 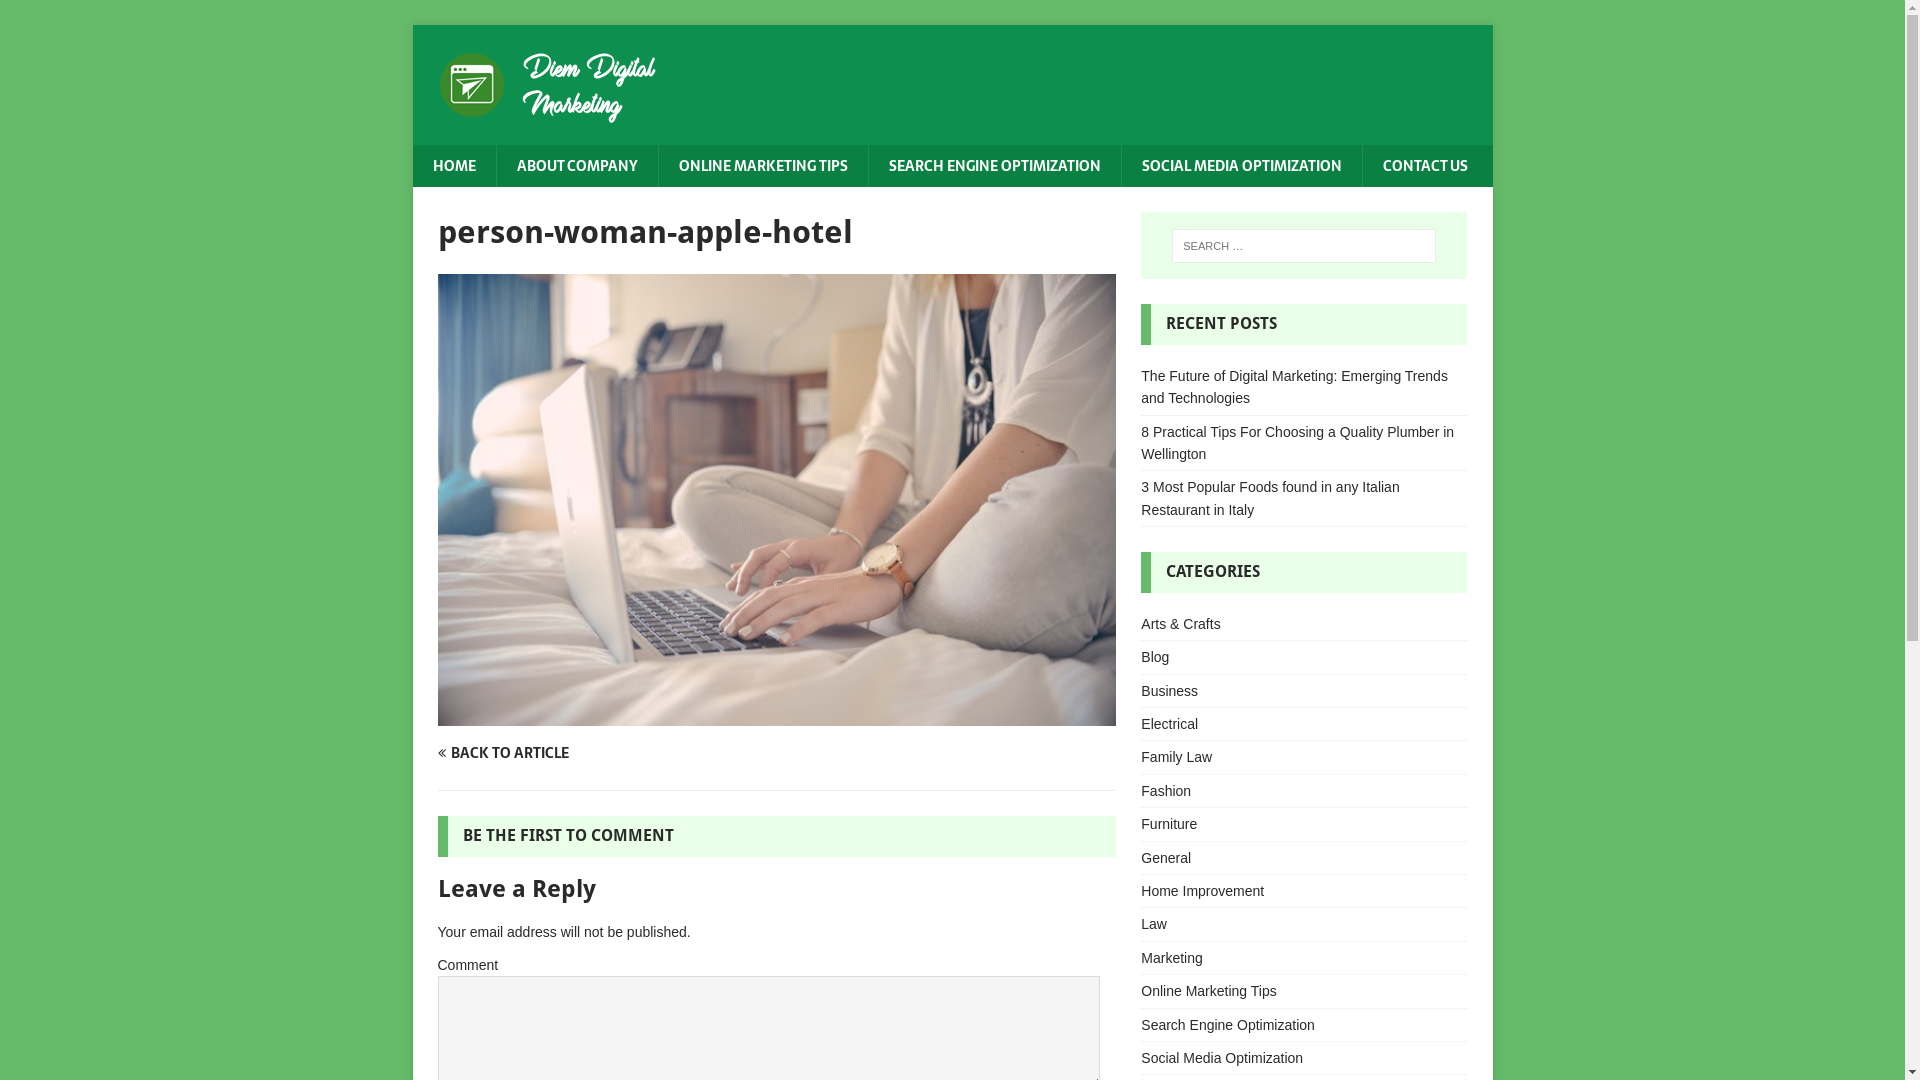 What do you see at coordinates (1304, 656) in the screenshot?
I see `'Blog'` at bounding box center [1304, 656].